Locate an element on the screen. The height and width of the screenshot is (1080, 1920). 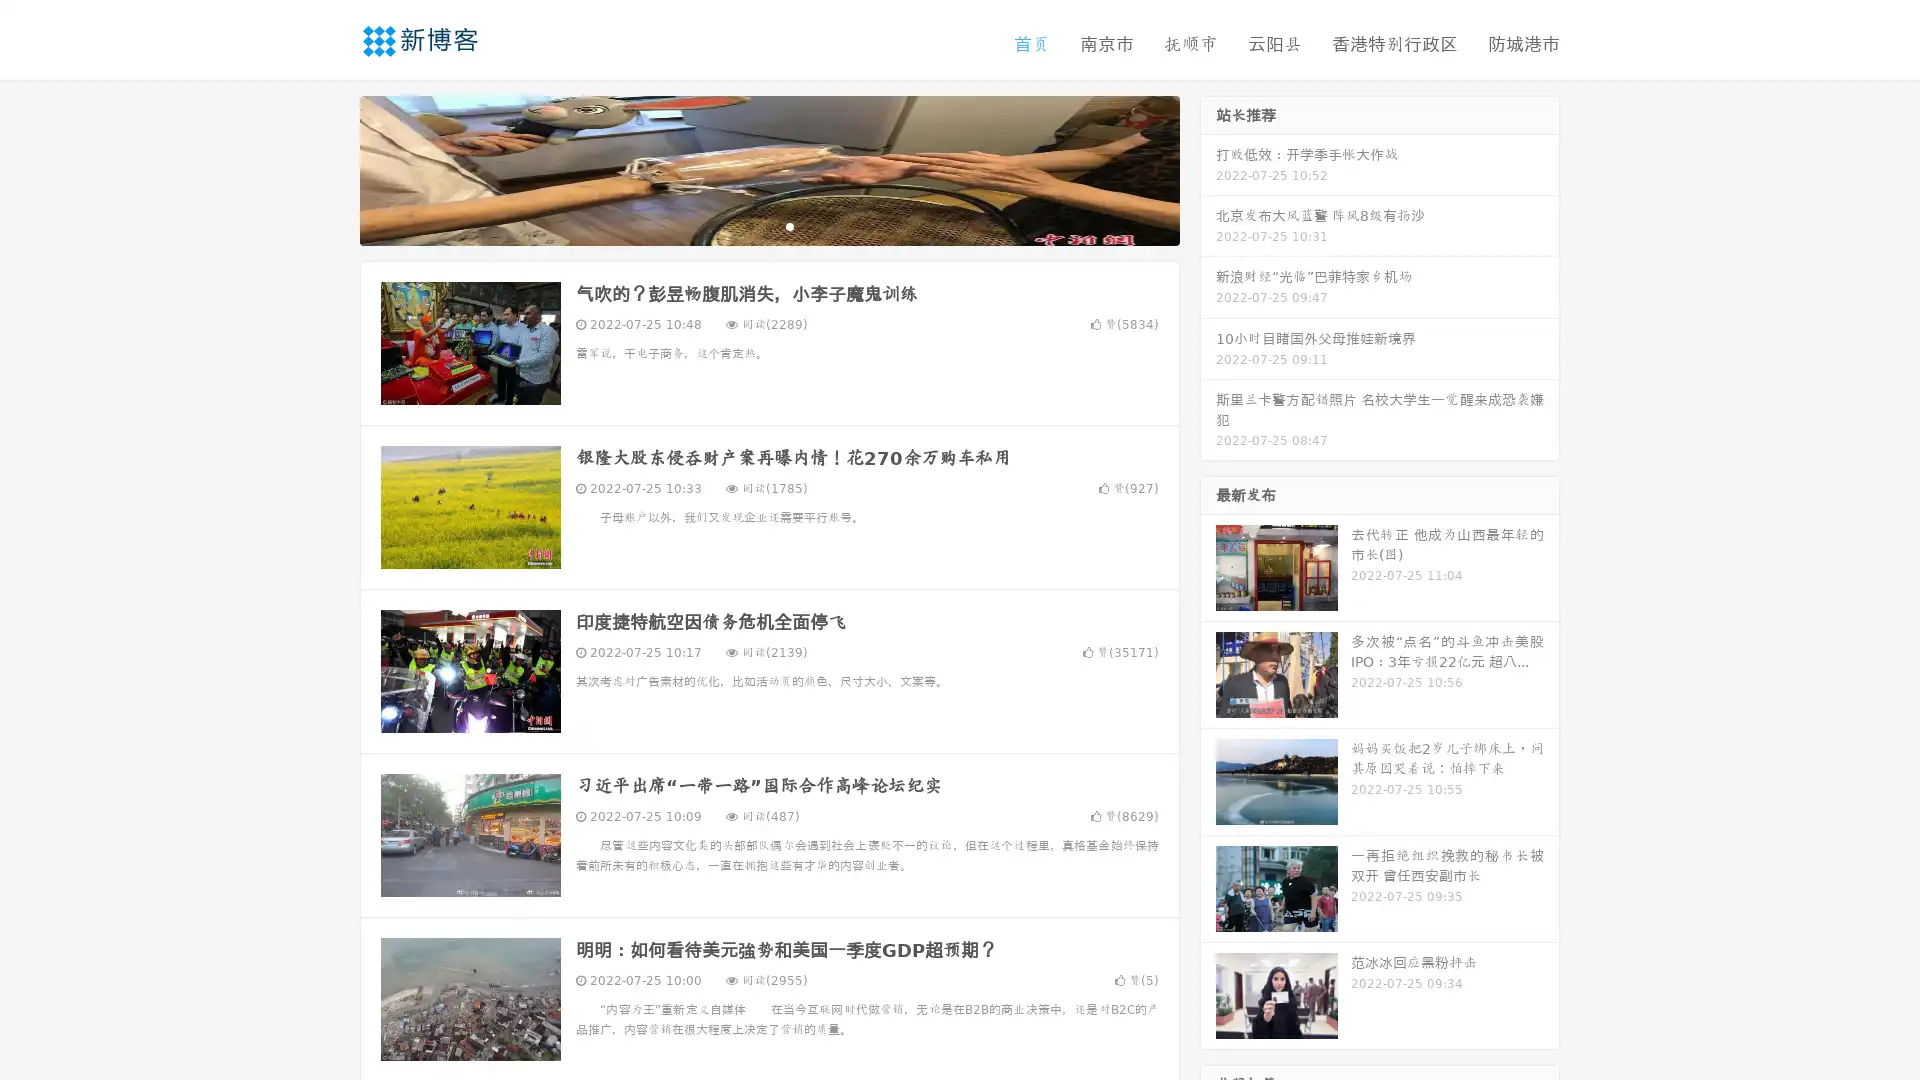
Go to slide 3 is located at coordinates (789, 225).